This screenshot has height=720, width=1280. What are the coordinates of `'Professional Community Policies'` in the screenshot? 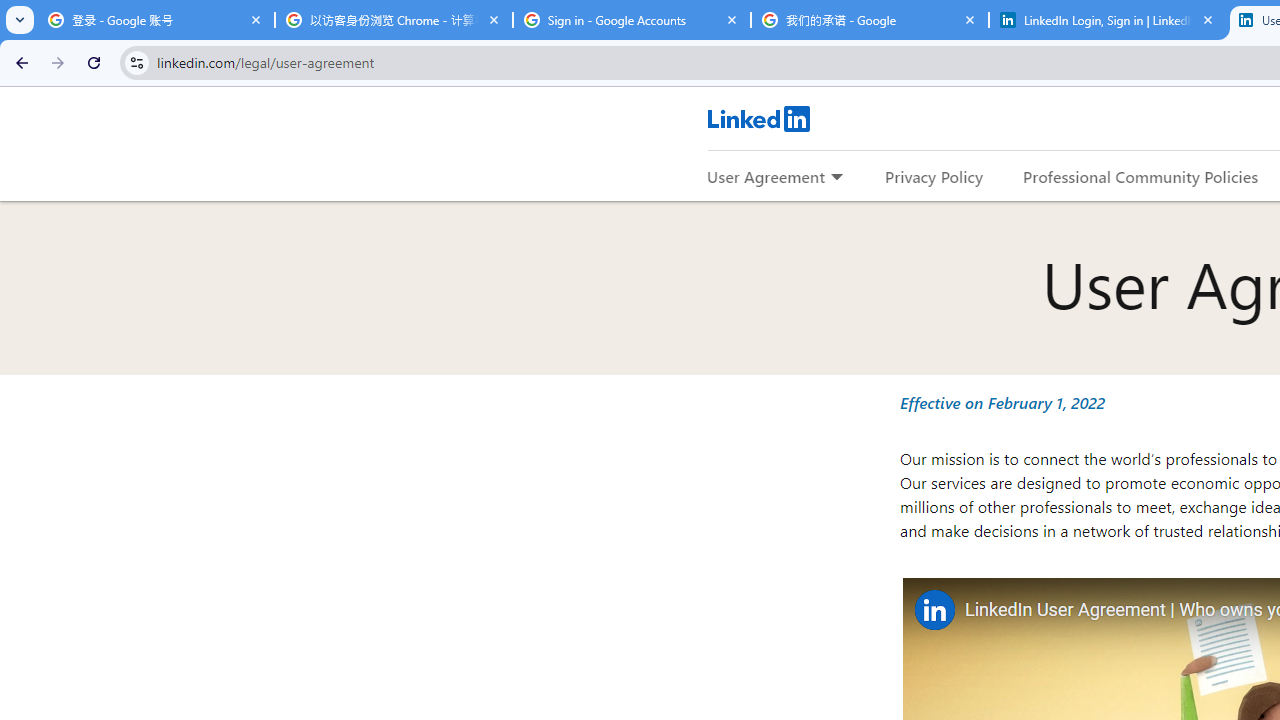 It's located at (1141, 175).